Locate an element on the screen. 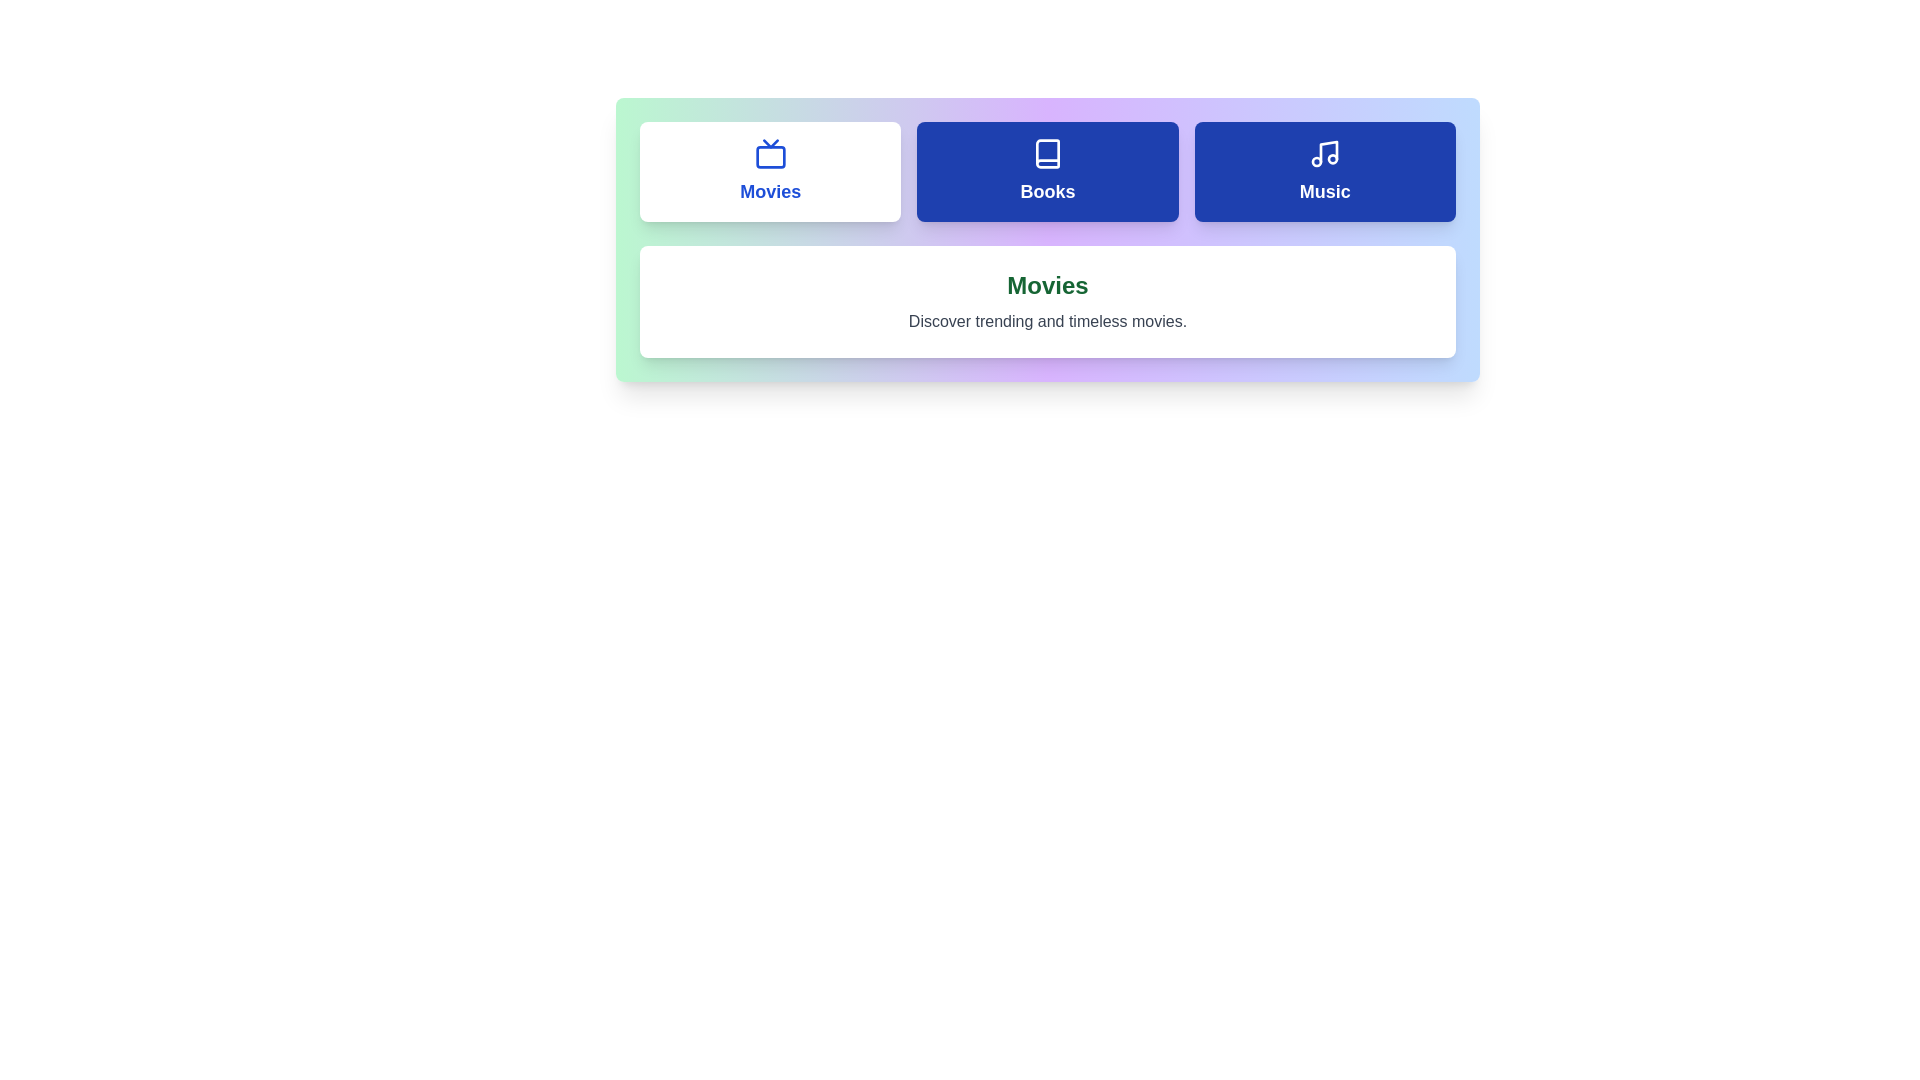 The width and height of the screenshot is (1920, 1080). the minimalist white book icon located on the central blue button labeled 'Books', which is positioned at the top-center of the interface, flanked by 'Movies' and 'Music' buttons is located at coordinates (1046, 153).